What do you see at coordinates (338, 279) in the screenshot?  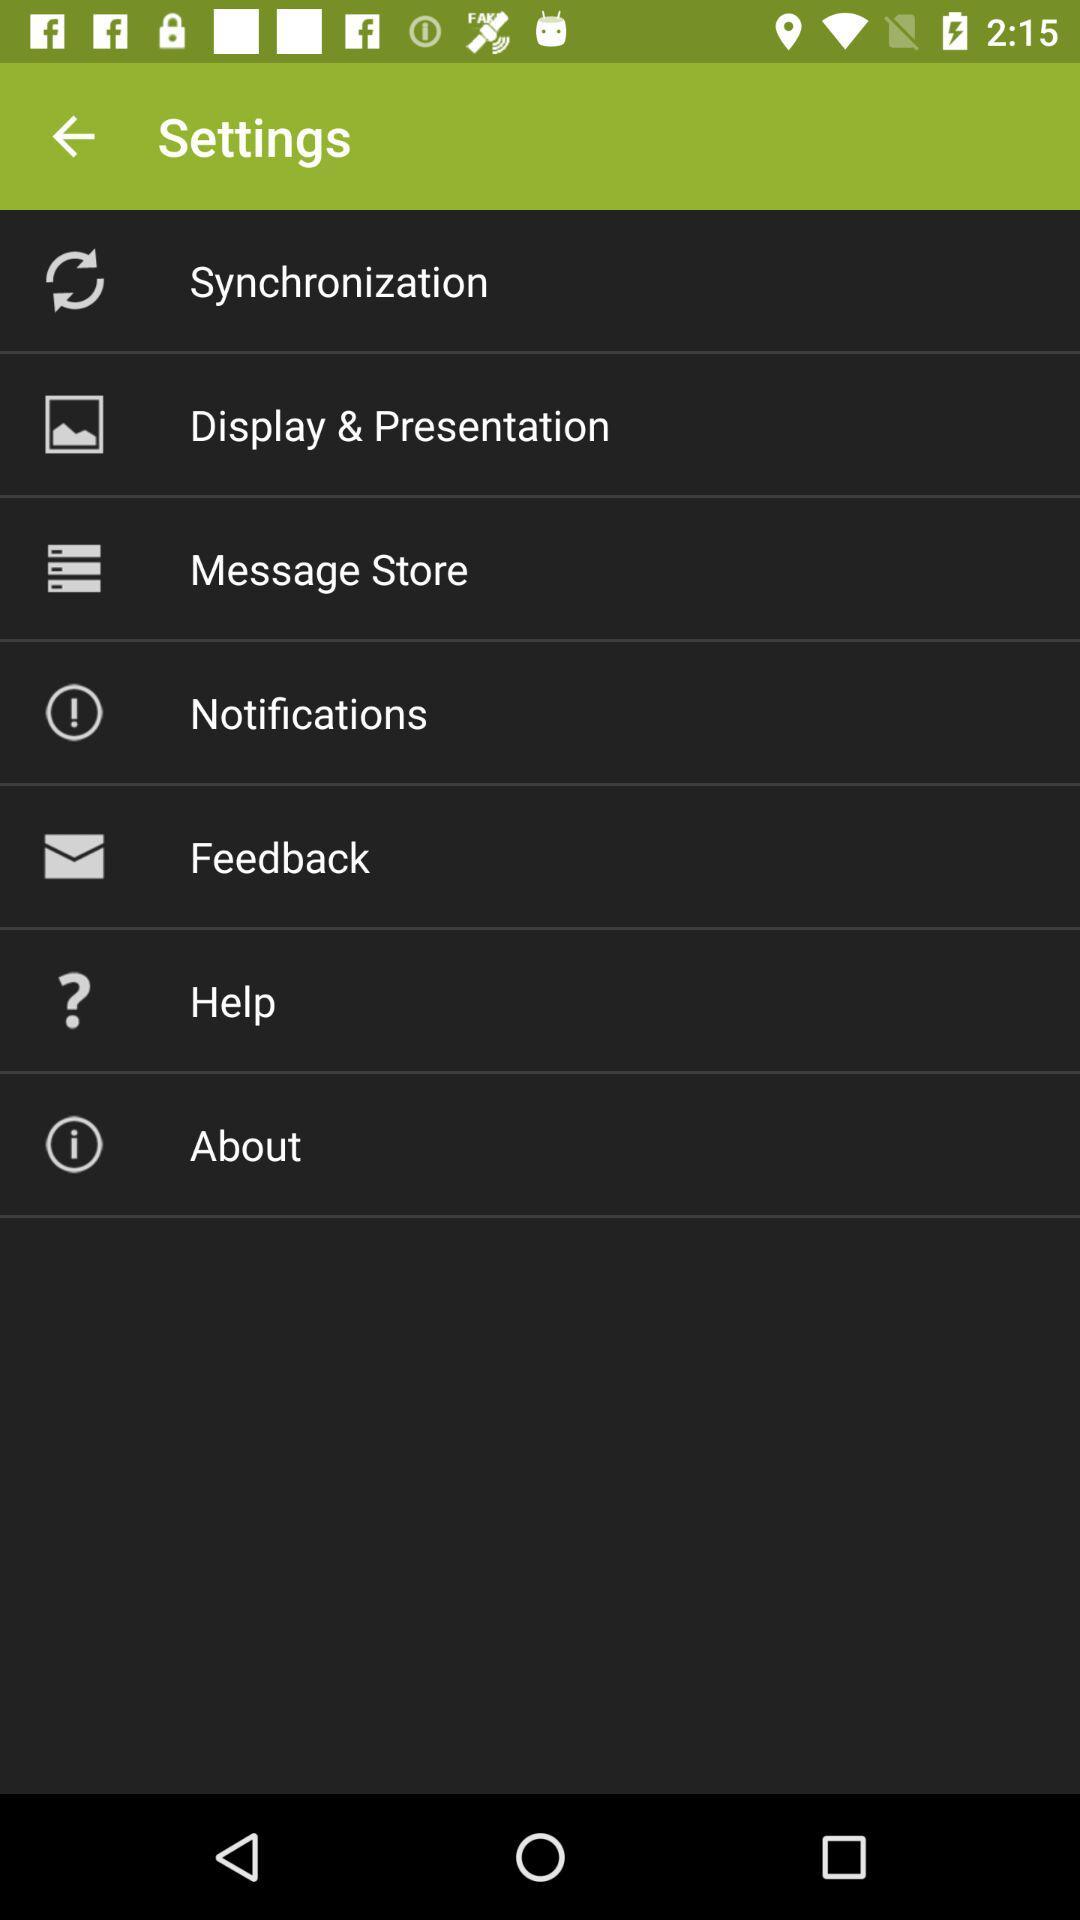 I see `the synchronization` at bounding box center [338, 279].